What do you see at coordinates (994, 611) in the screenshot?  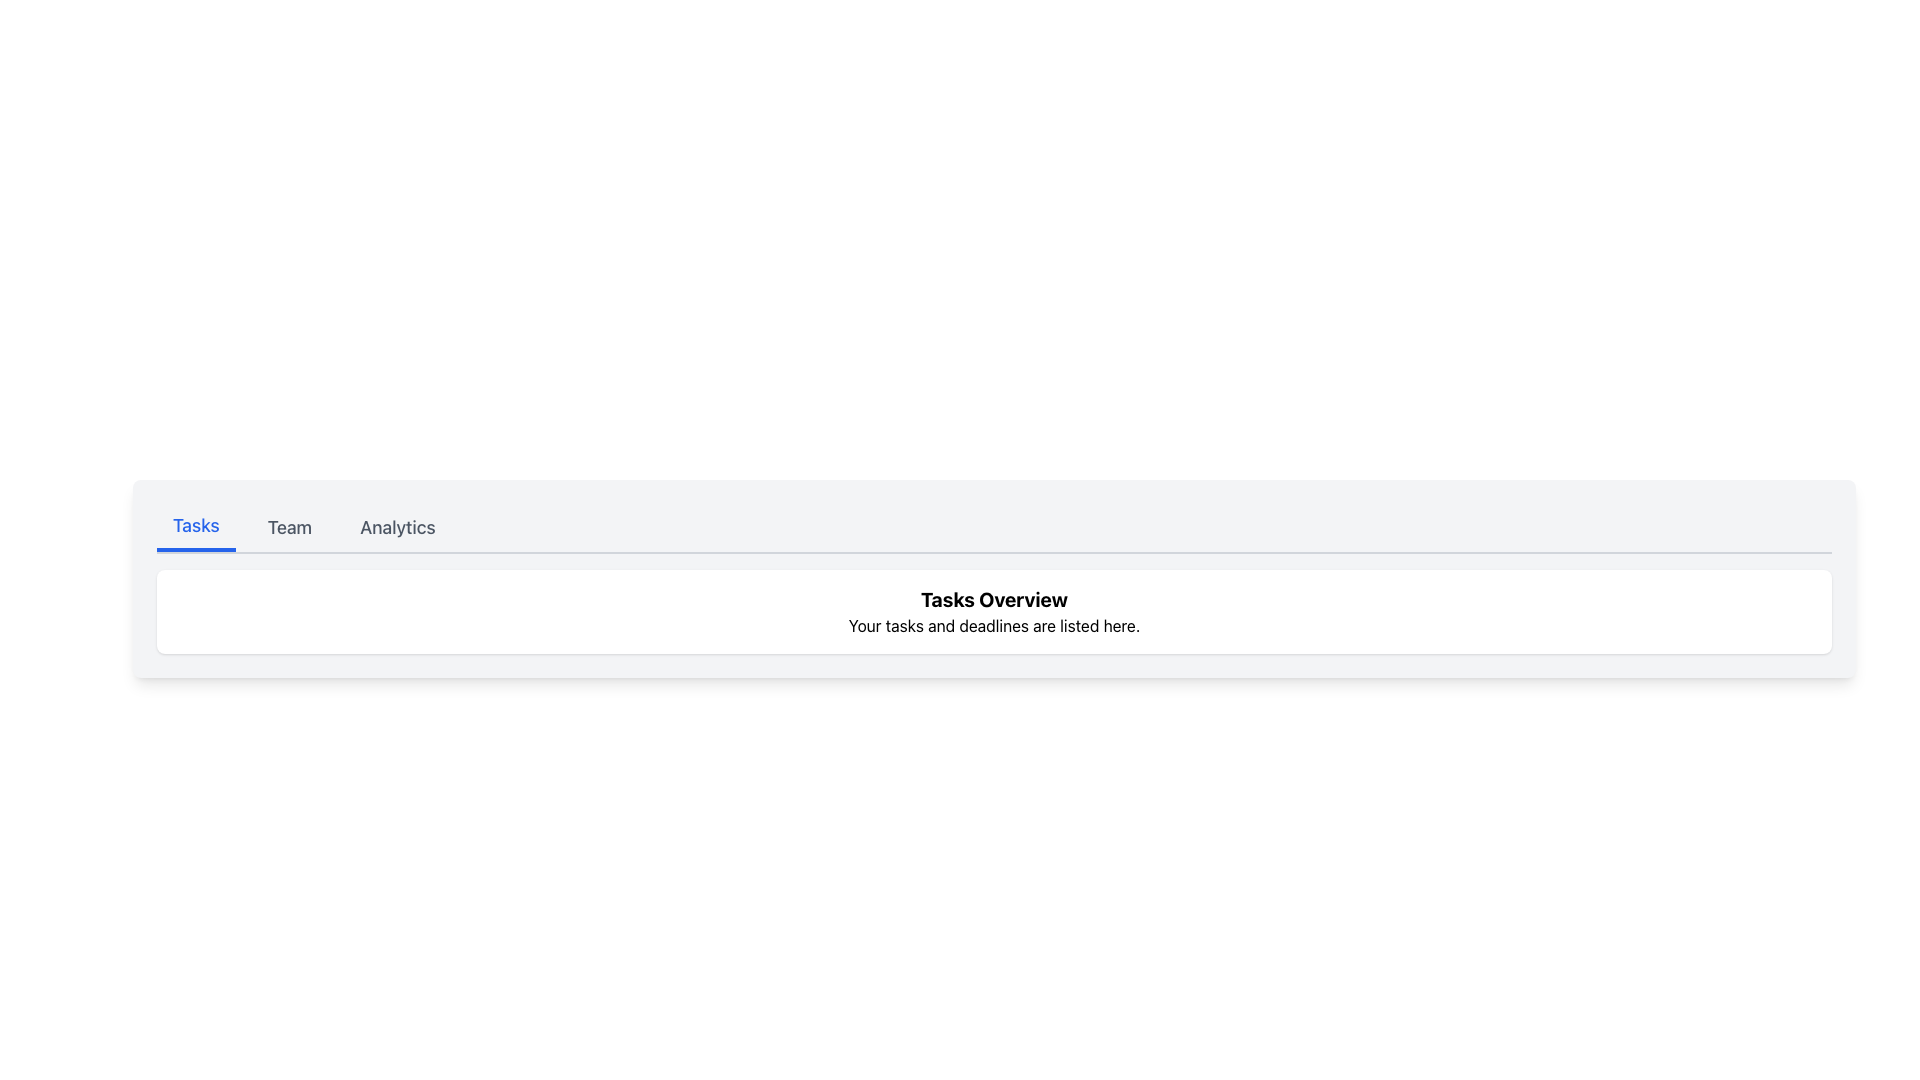 I see `the informational text block that summarizes the section's functionality, indicating it displays tasks and deadlines` at bounding box center [994, 611].